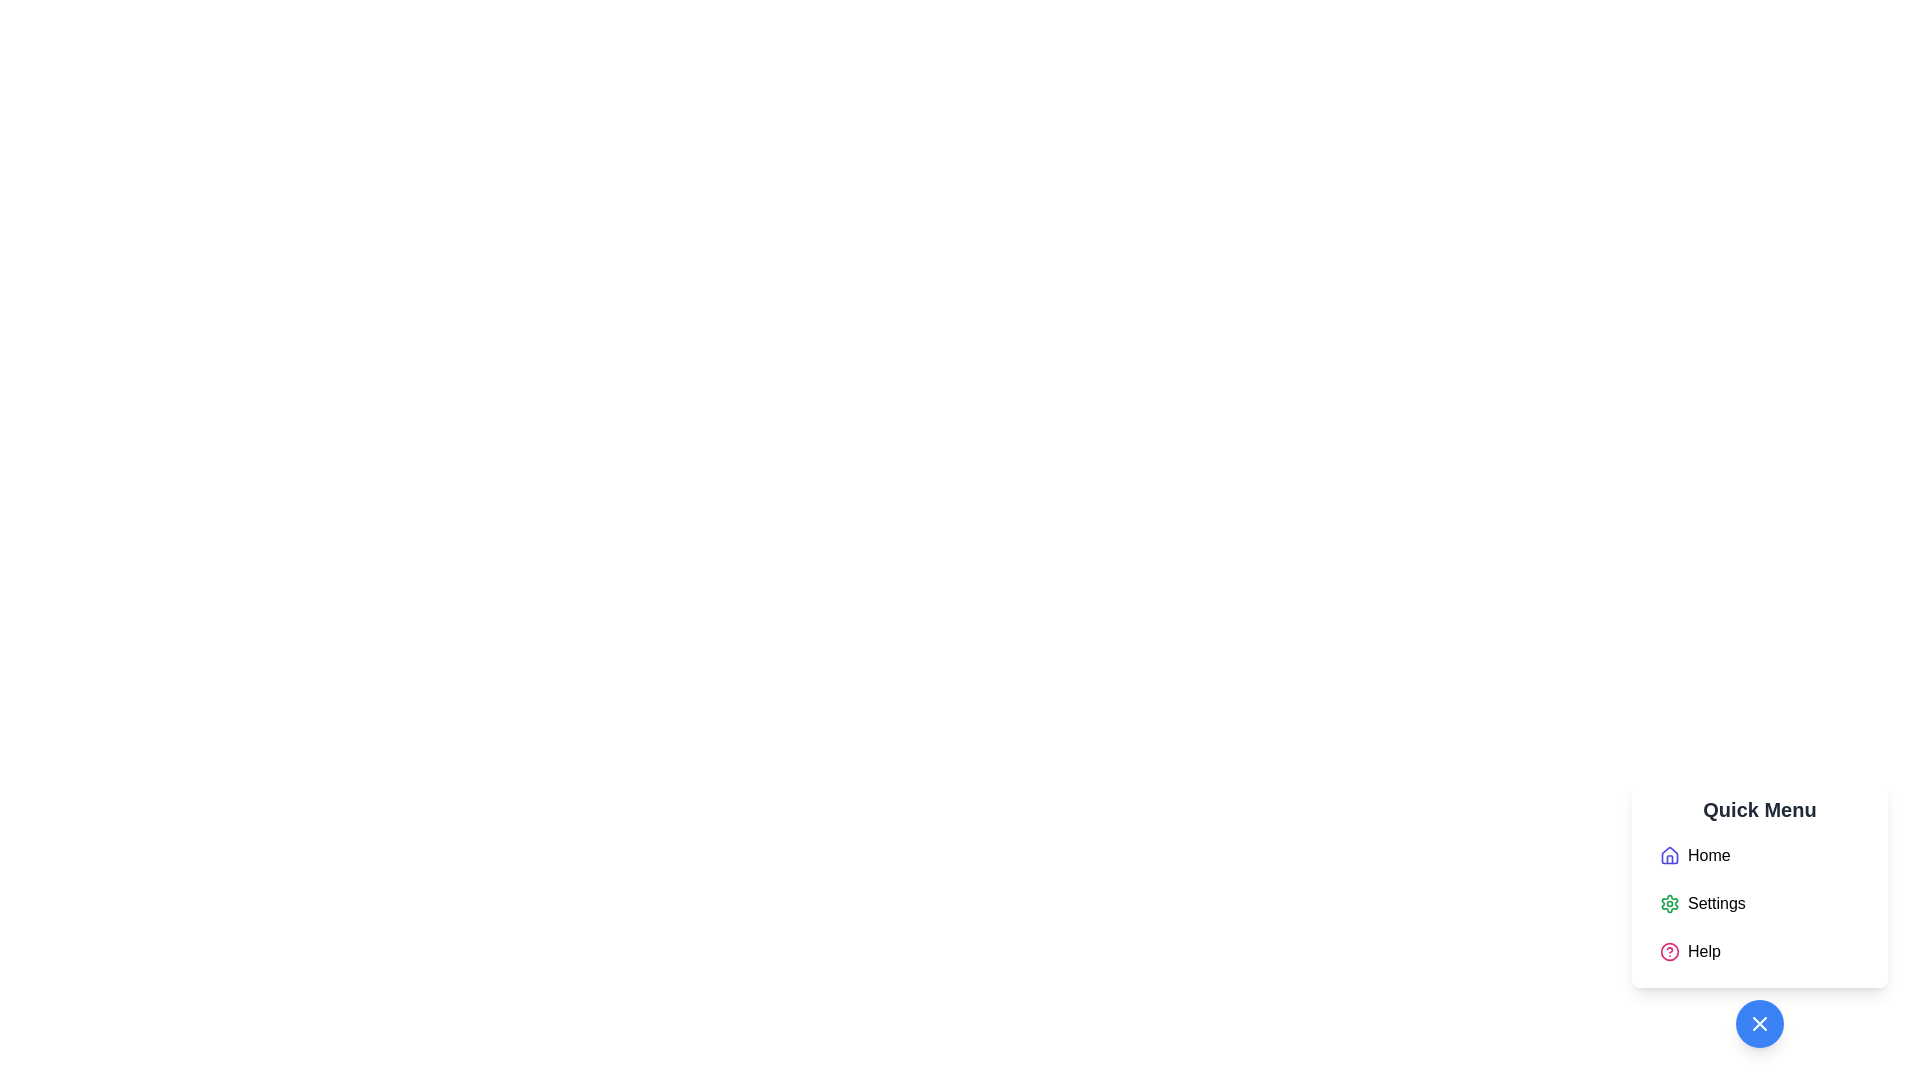 This screenshot has width=1920, height=1080. What do you see at coordinates (1670, 855) in the screenshot?
I see `the small light blue outlined house icon located next to the 'Home' text in the top-left corner of the 'Home' menu item within the 'Quick Menu' section` at bounding box center [1670, 855].